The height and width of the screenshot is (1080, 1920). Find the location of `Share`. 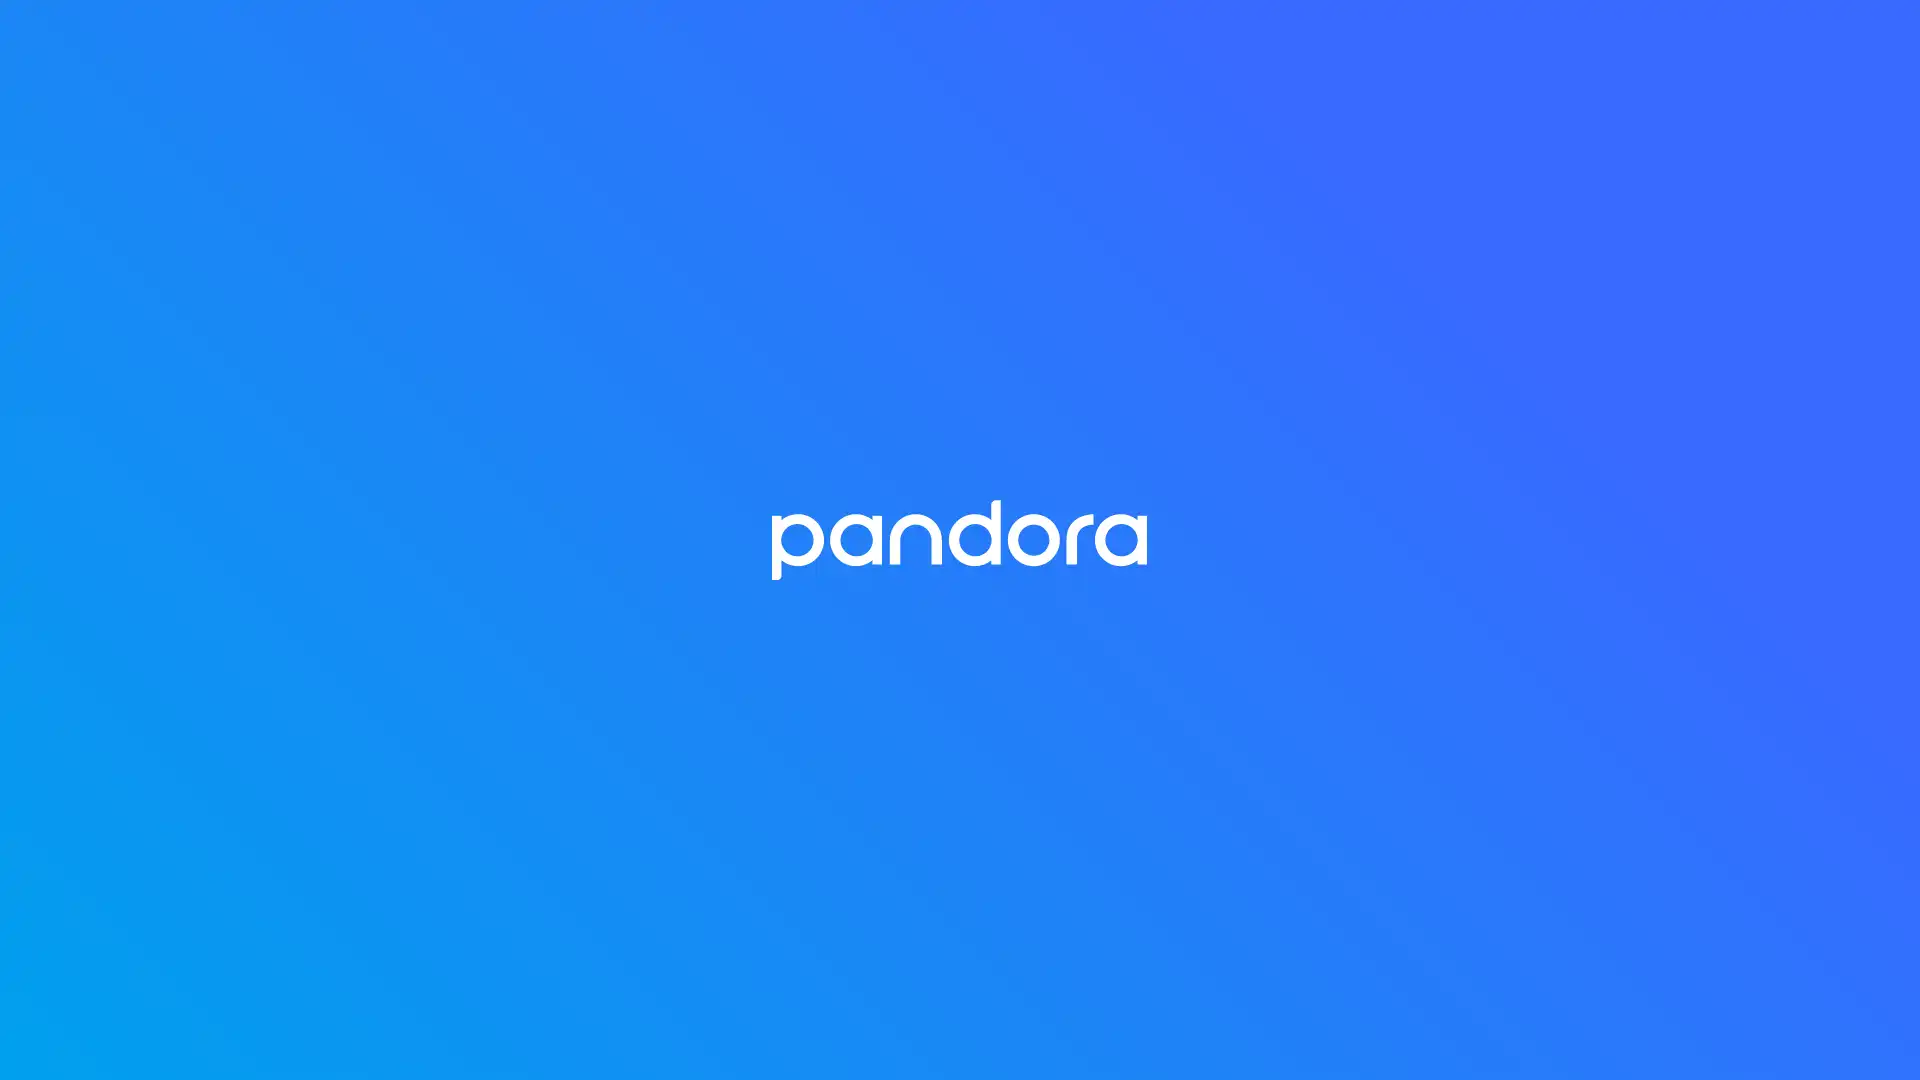

Share is located at coordinates (534, 651).